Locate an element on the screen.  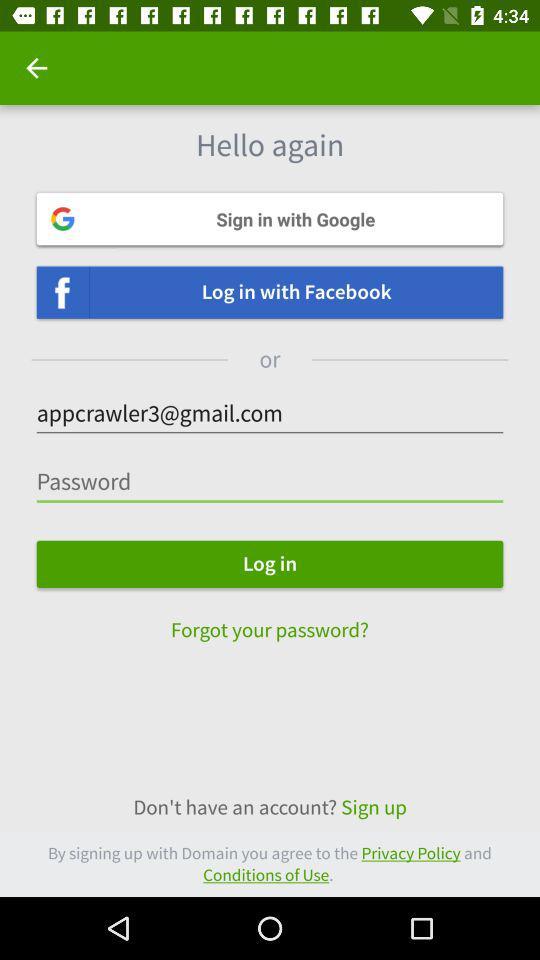
by signing up is located at coordinates (270, 863).